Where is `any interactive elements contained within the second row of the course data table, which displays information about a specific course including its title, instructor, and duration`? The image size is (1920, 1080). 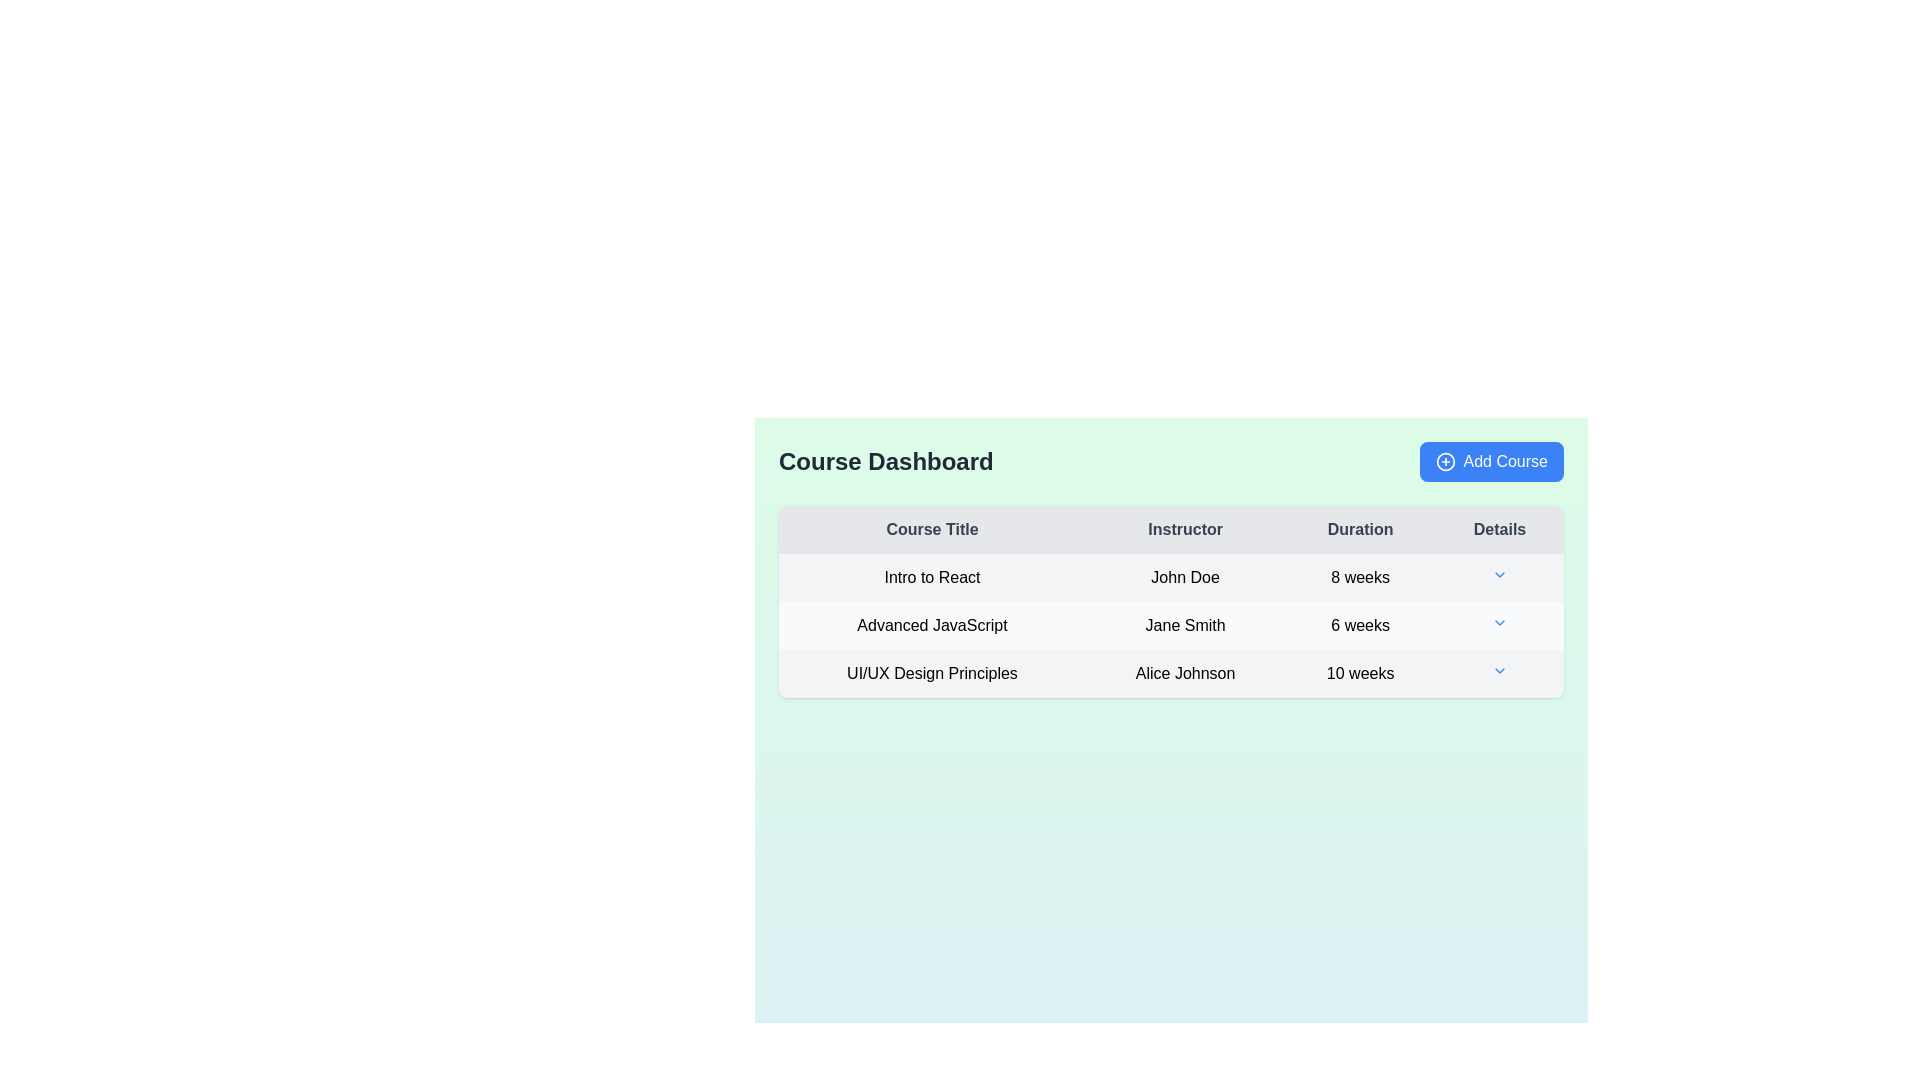
any interactive elements contained within the second row of the course data table, which displays information about a specific course including its title, instructor, and duration is located at coordinates (1171, 624).